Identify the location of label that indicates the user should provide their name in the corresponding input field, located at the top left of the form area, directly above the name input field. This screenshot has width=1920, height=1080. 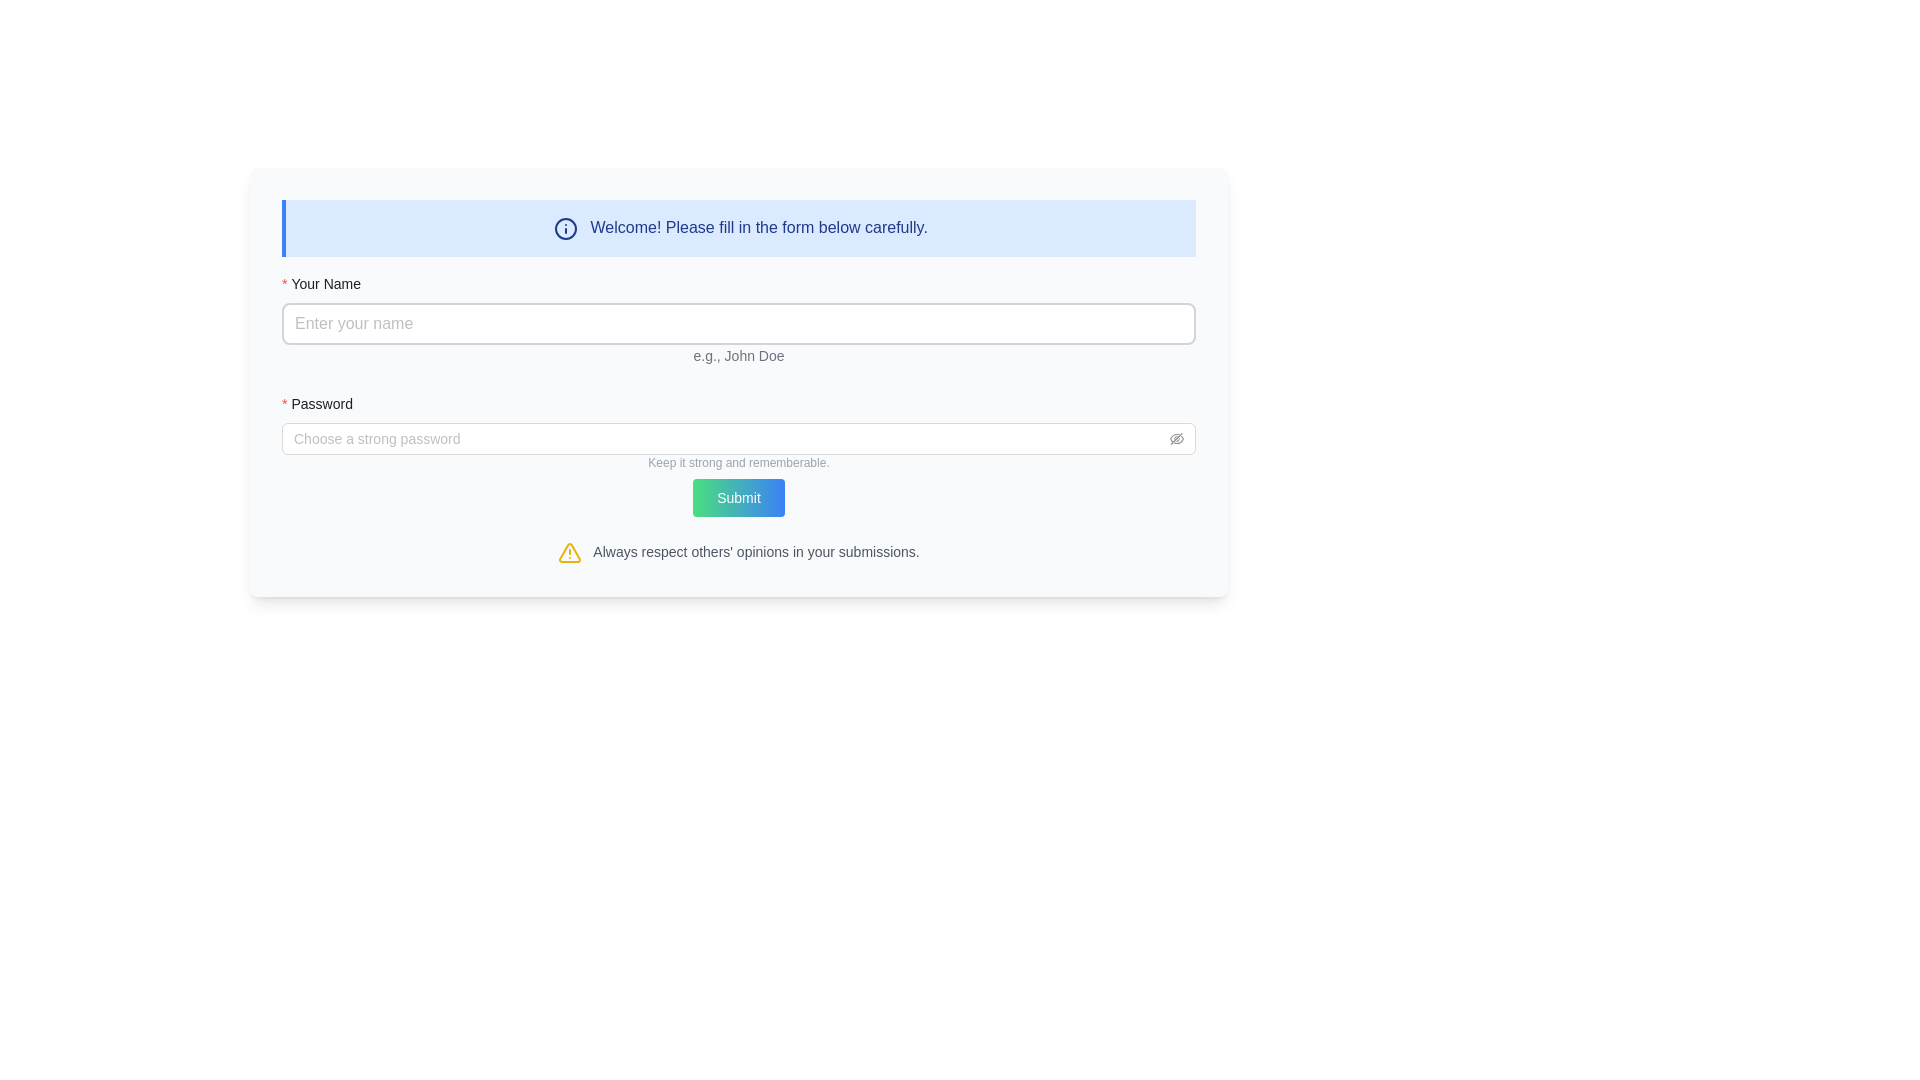
(328, 283).